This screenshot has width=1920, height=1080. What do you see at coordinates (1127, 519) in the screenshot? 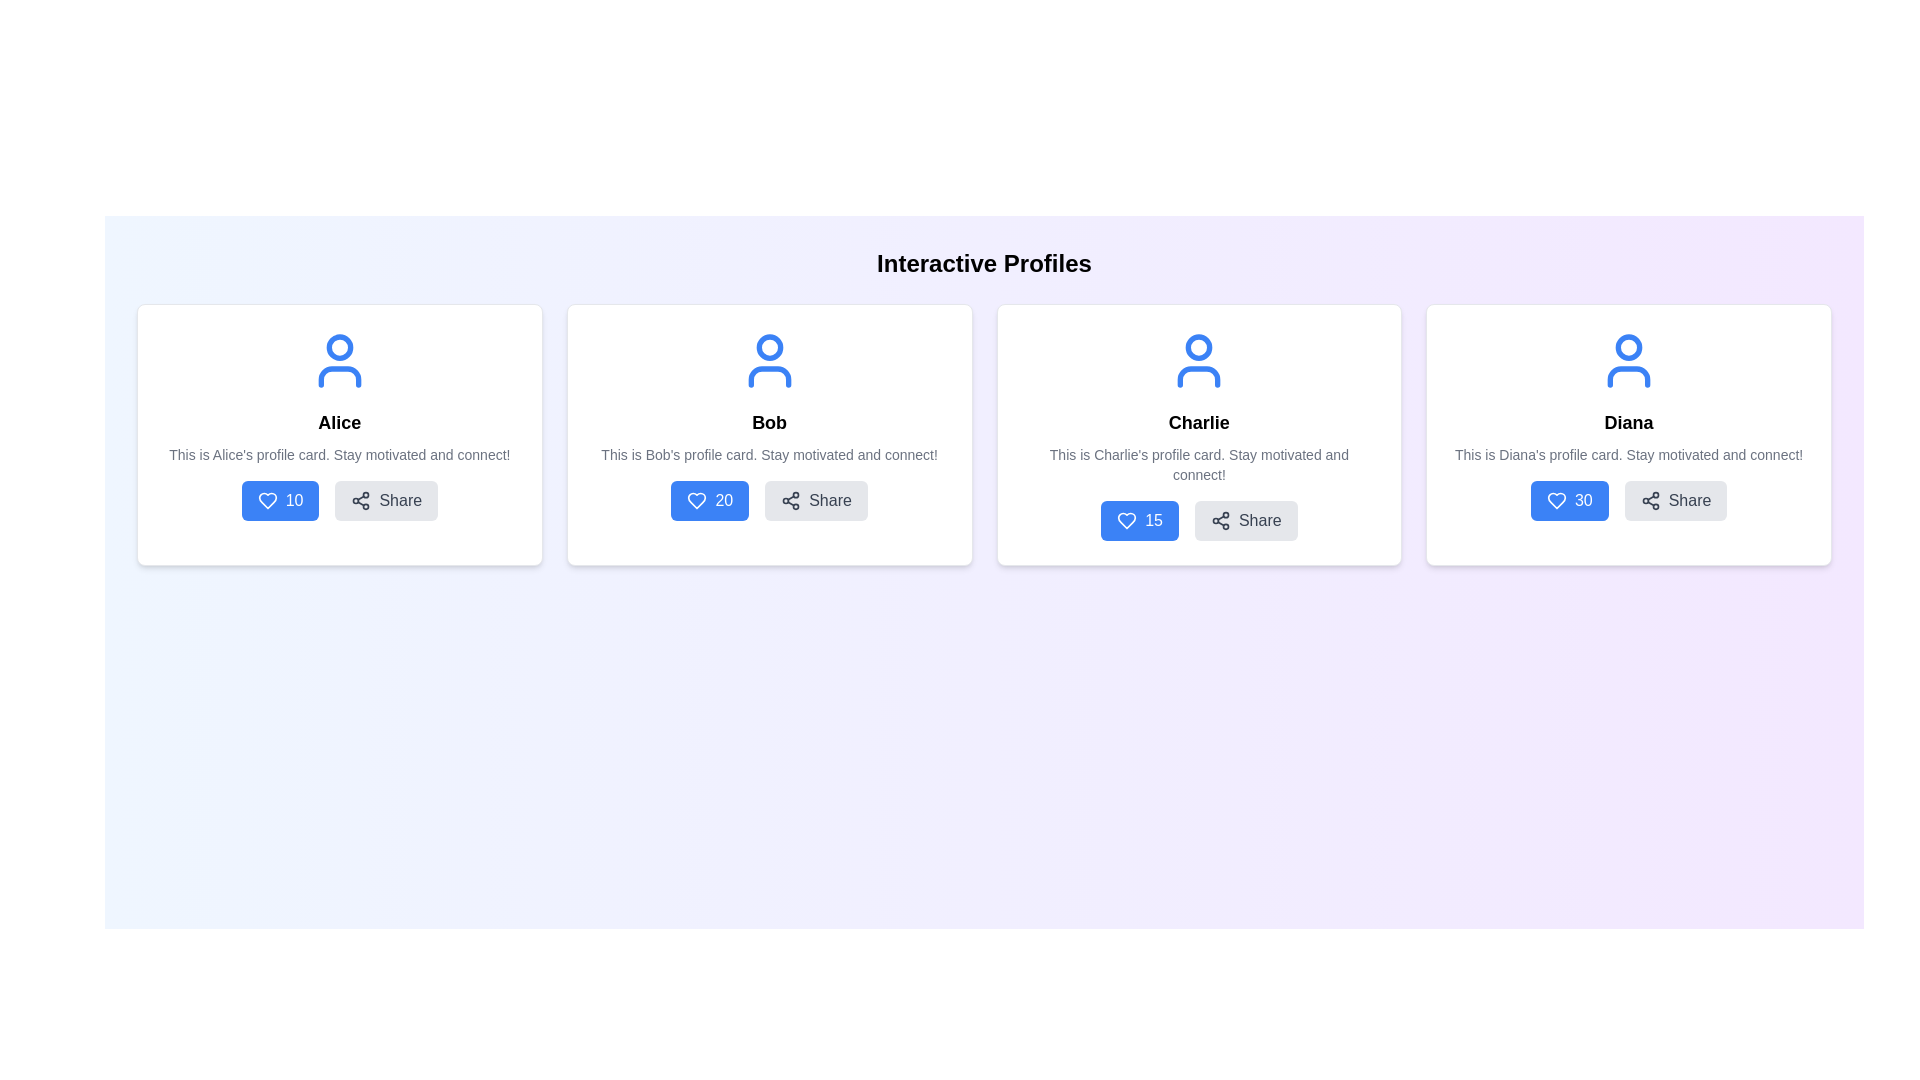
I see `the heart-shaped icon with an outlined design located to the left of the number '15' within the rounded blue button on Charlie's profile card to express liking` at bounding box center [1127, 519].